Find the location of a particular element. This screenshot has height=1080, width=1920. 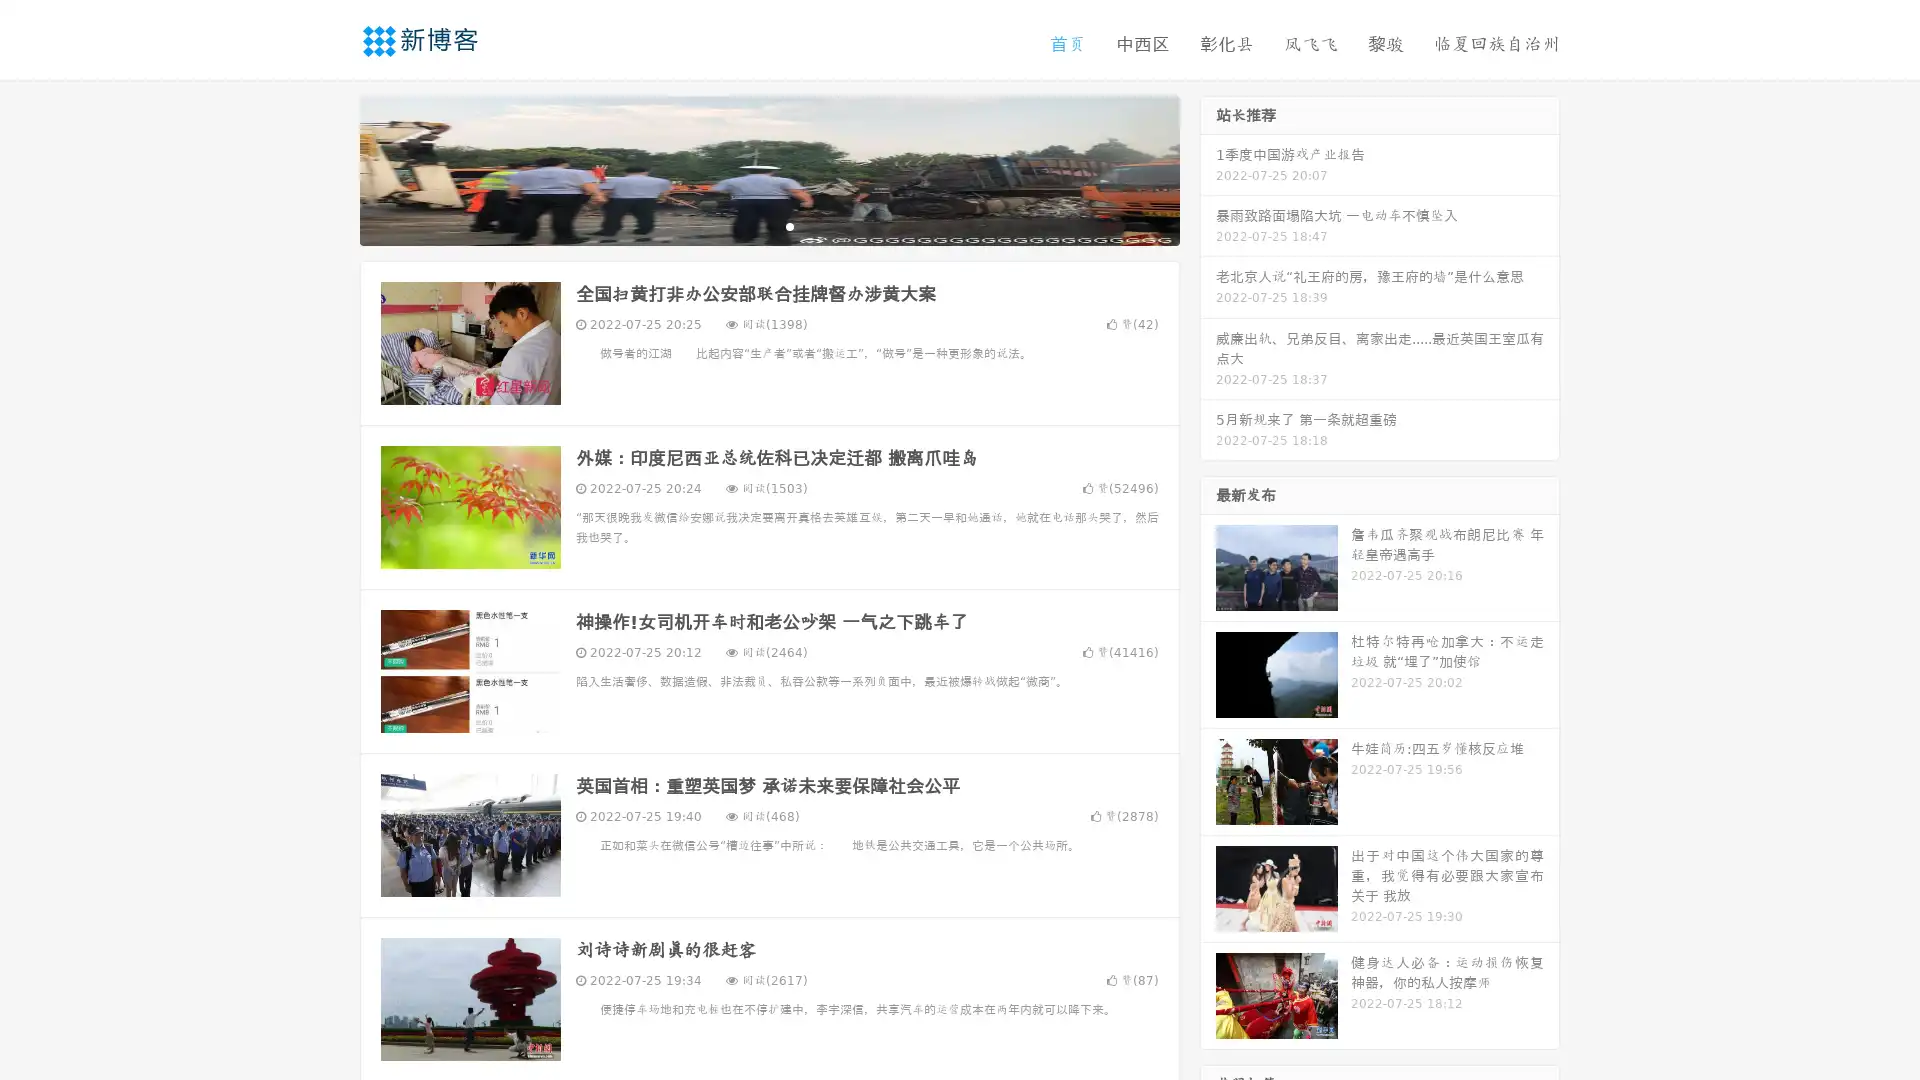

Previous slide is located at coordinates (330, 168).